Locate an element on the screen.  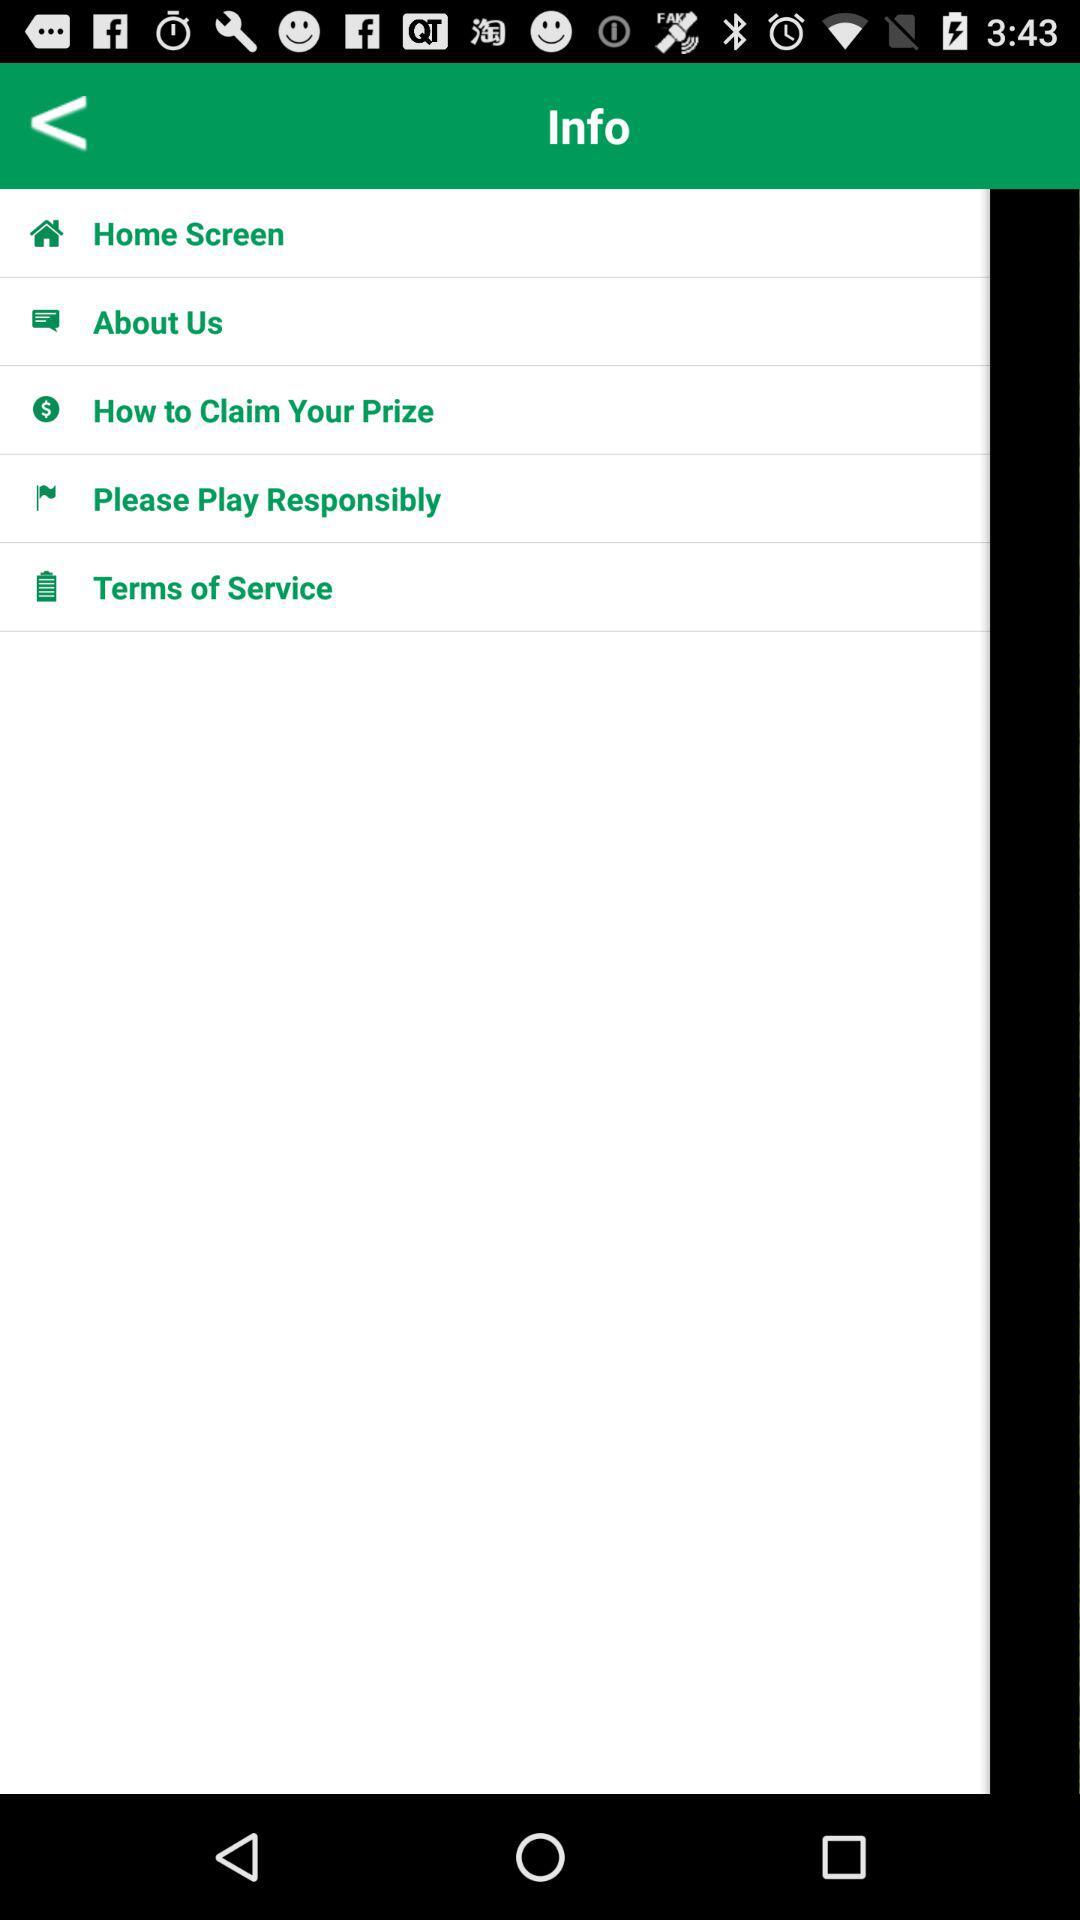
the item next to the home screen icon is located at coordinates (56, 232).